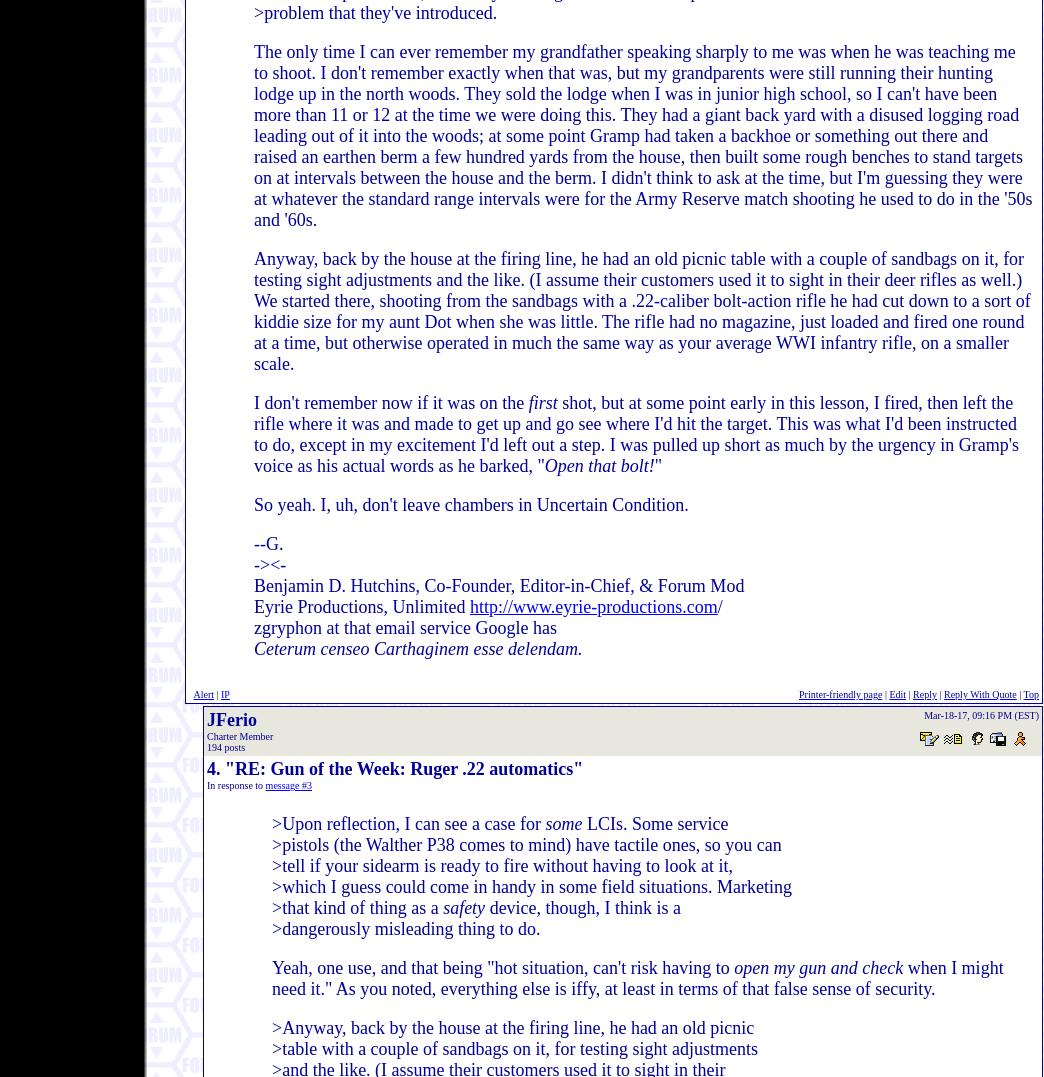 This screenshot has width=1044, height=1077. I want to click on 'Anyway, back by the house at the firing line, he had an old picnic table with a couple of sandbags on it, for testing sight adjustments and the like.  (I assume their customers used it to sight in their deer rifles as well.)  We started there, shooting from the sandbags with a .22-caliber bolt-action rifle he had cut down to a sort of kiddie size for my aunt Dot when she was little.  The rifle had no magazine, just loaded and fired one round at a time, but otherwise operated in much the same way as your average WWI infantry rifle, on a smaller scale.', so click(641, 311).